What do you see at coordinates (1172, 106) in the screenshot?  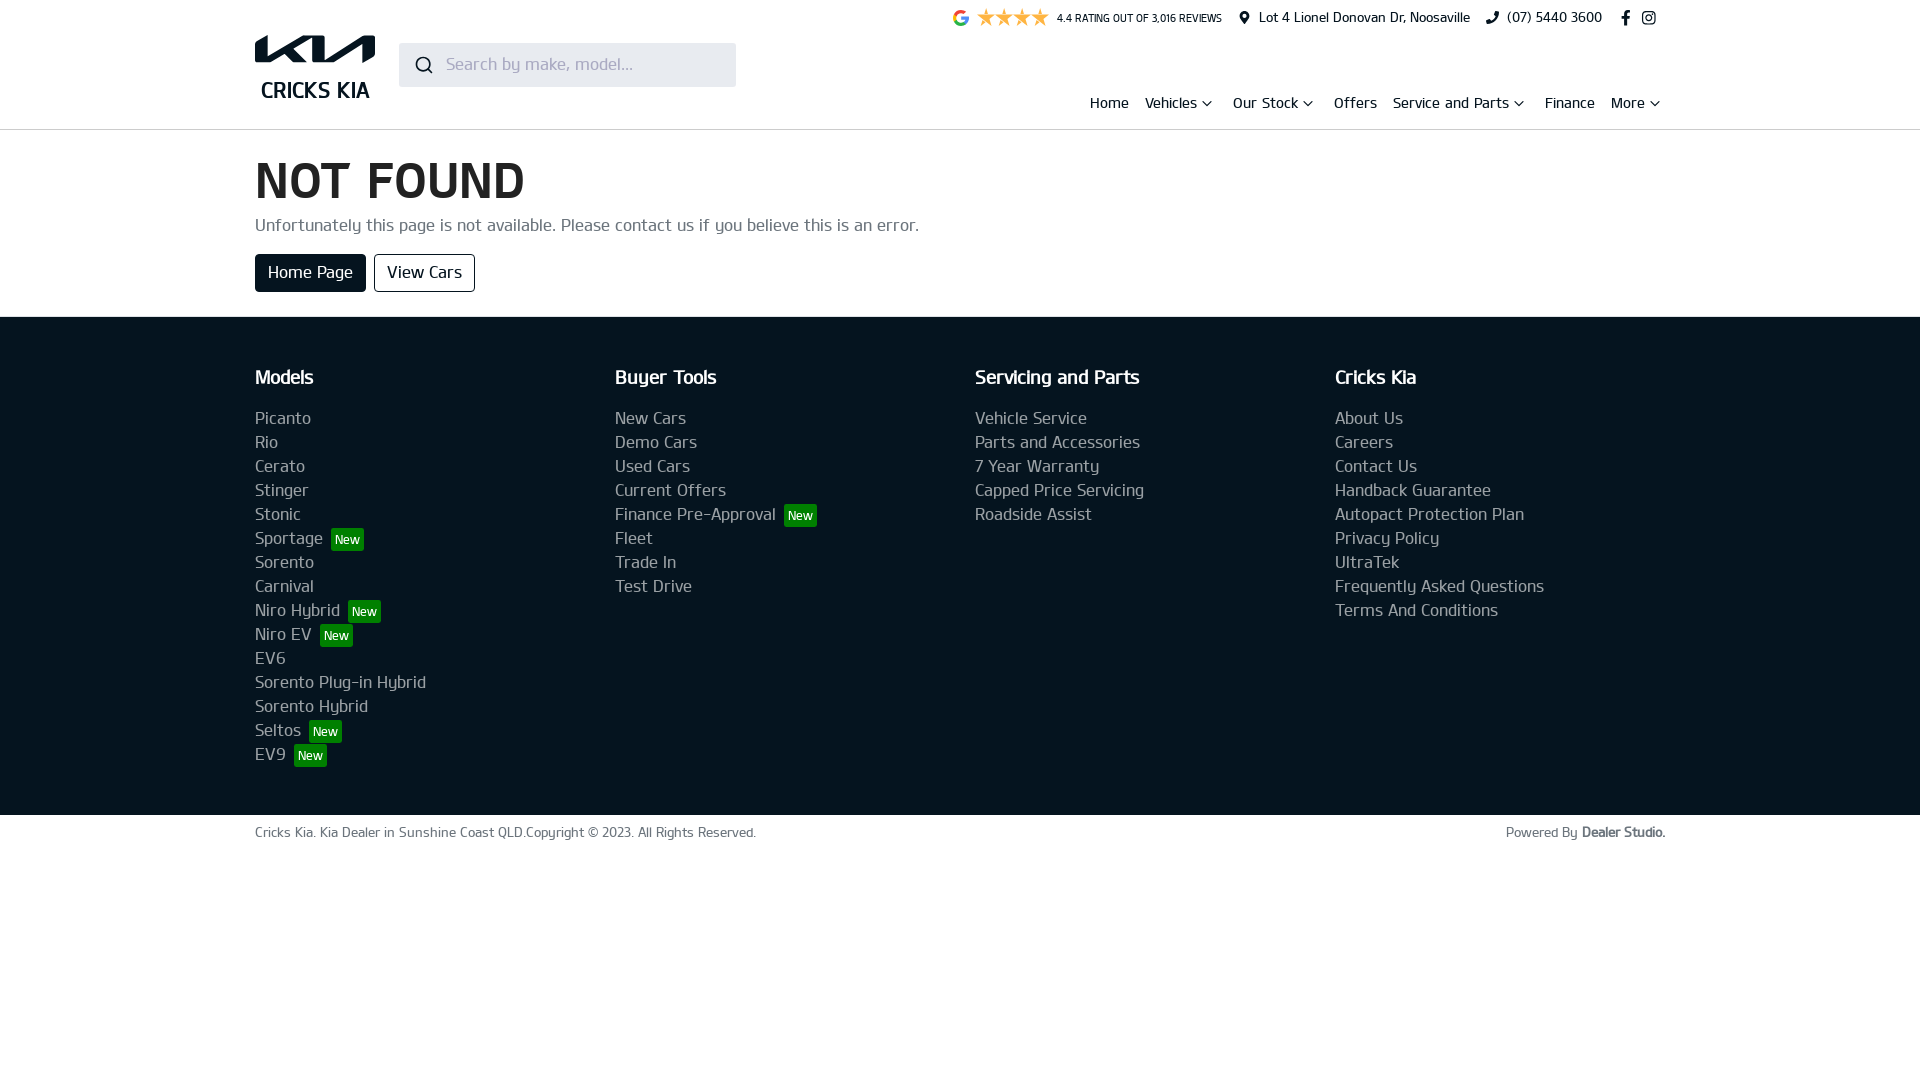 I see `'Vehicles'` at bounding box center [1172, 106].